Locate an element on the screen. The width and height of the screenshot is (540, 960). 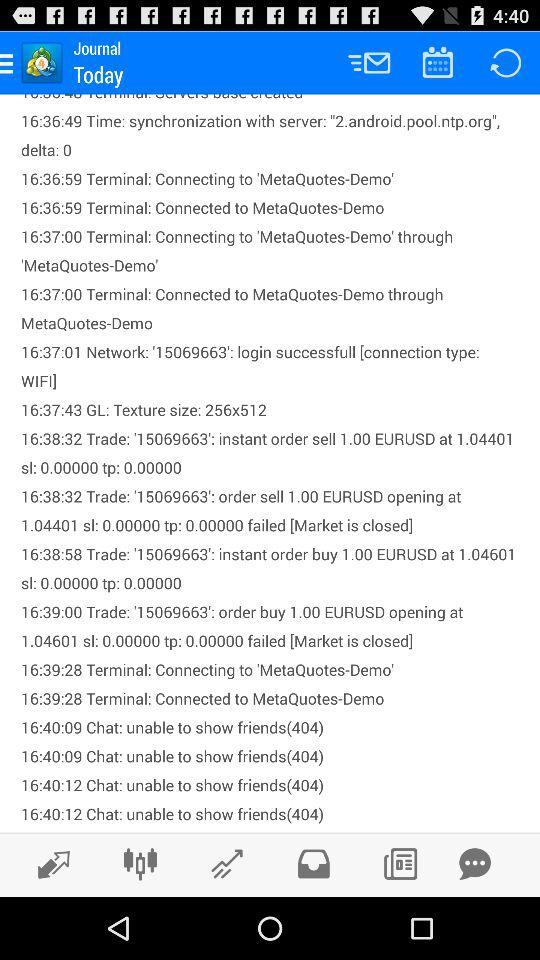
the 16 36 48 item is located at coordinates (270, 463).